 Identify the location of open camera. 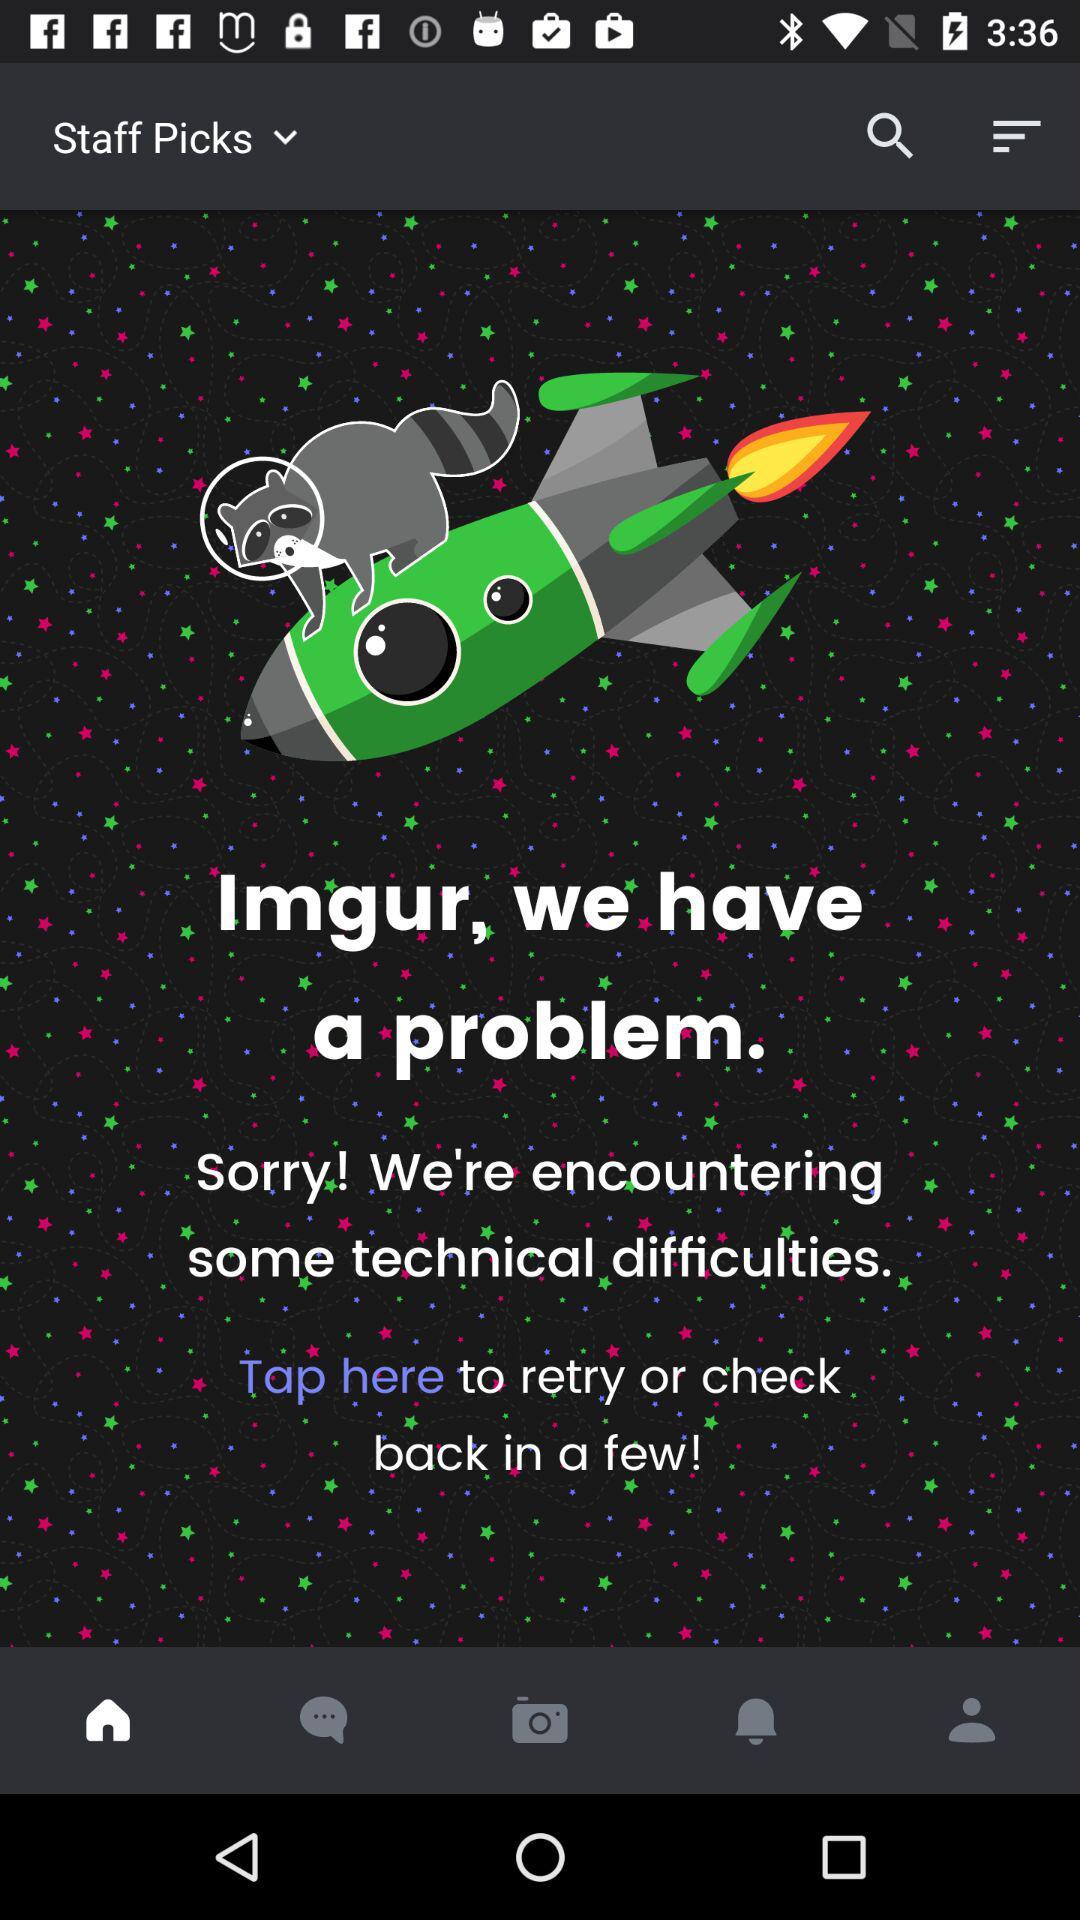
(540, 1719).